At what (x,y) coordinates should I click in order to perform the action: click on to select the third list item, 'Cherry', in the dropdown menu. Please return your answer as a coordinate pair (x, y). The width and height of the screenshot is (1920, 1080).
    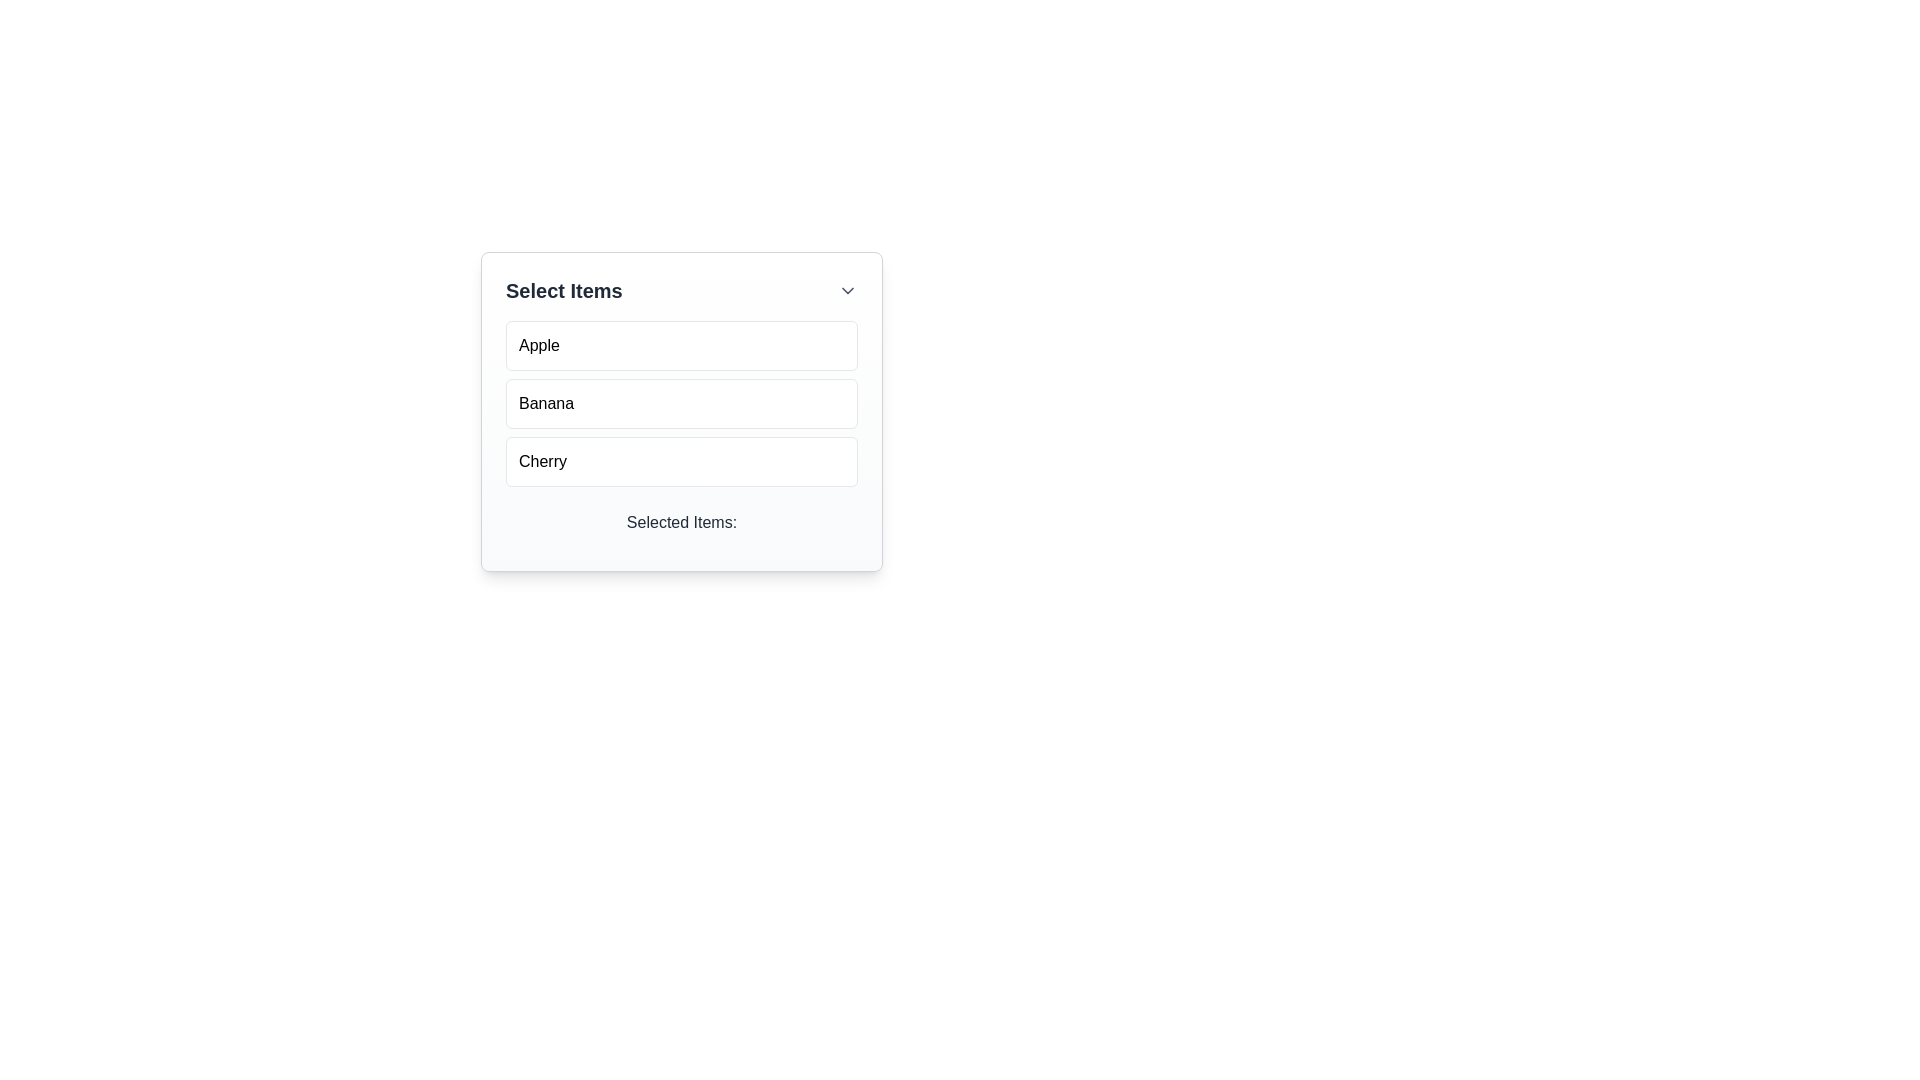
    Looking at the image, I should click on (681, 462).